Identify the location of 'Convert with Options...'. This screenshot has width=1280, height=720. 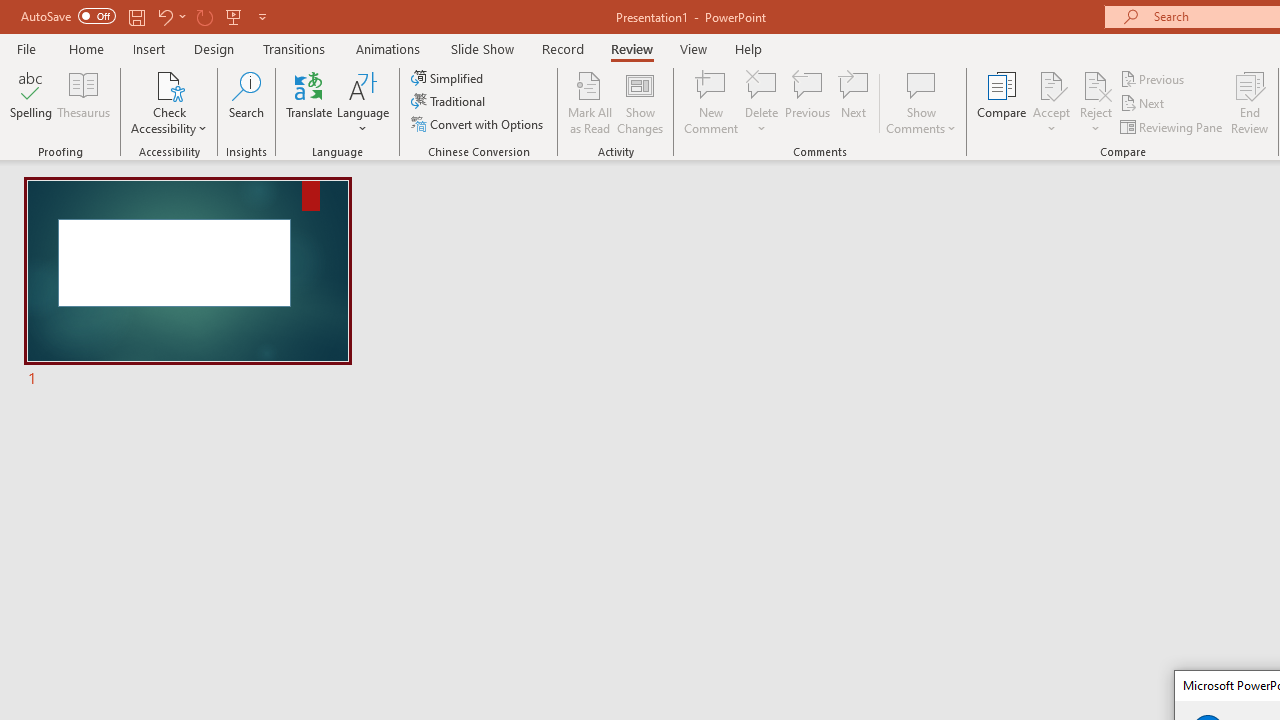
(478, 124).